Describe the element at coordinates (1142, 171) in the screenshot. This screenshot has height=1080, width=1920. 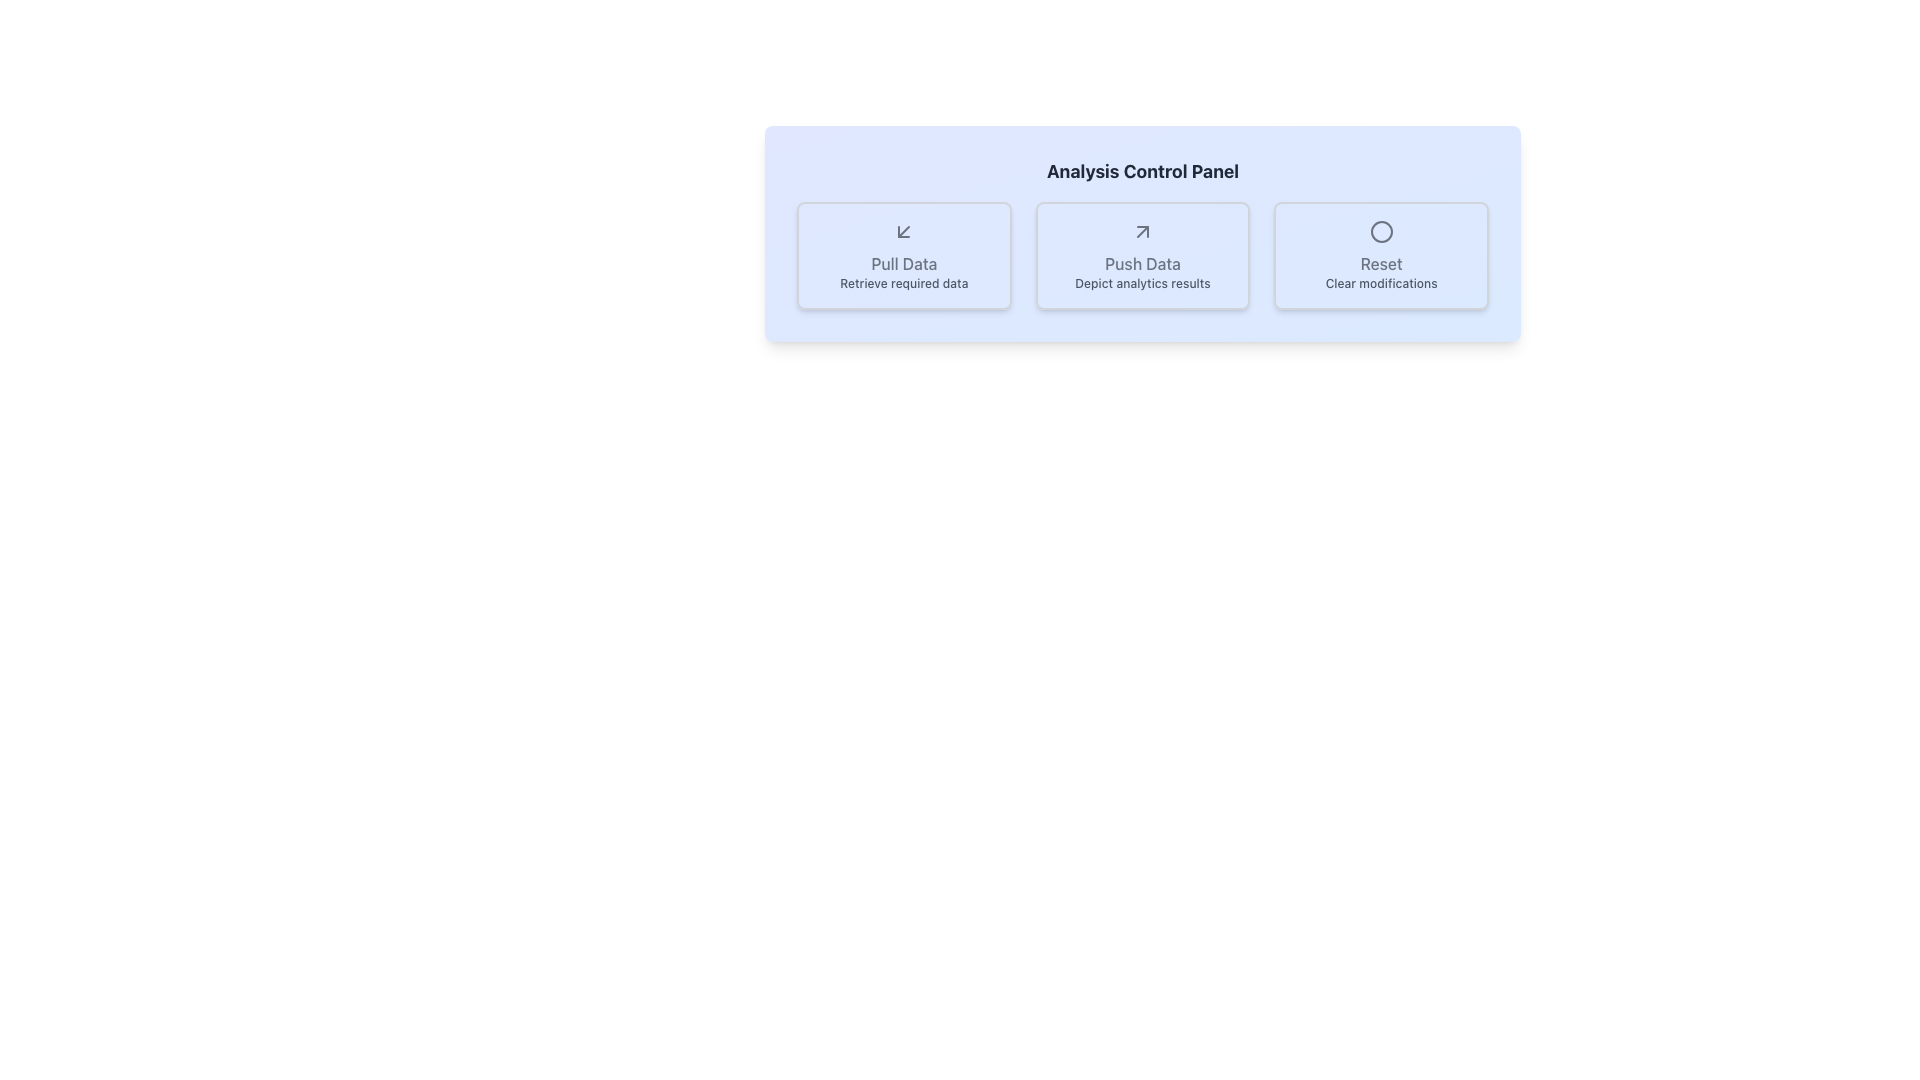
I see `the large, bold text label that reads 'Analysis Control Panel', which is situated against a light blue gradient background, to interact with it` at that location.